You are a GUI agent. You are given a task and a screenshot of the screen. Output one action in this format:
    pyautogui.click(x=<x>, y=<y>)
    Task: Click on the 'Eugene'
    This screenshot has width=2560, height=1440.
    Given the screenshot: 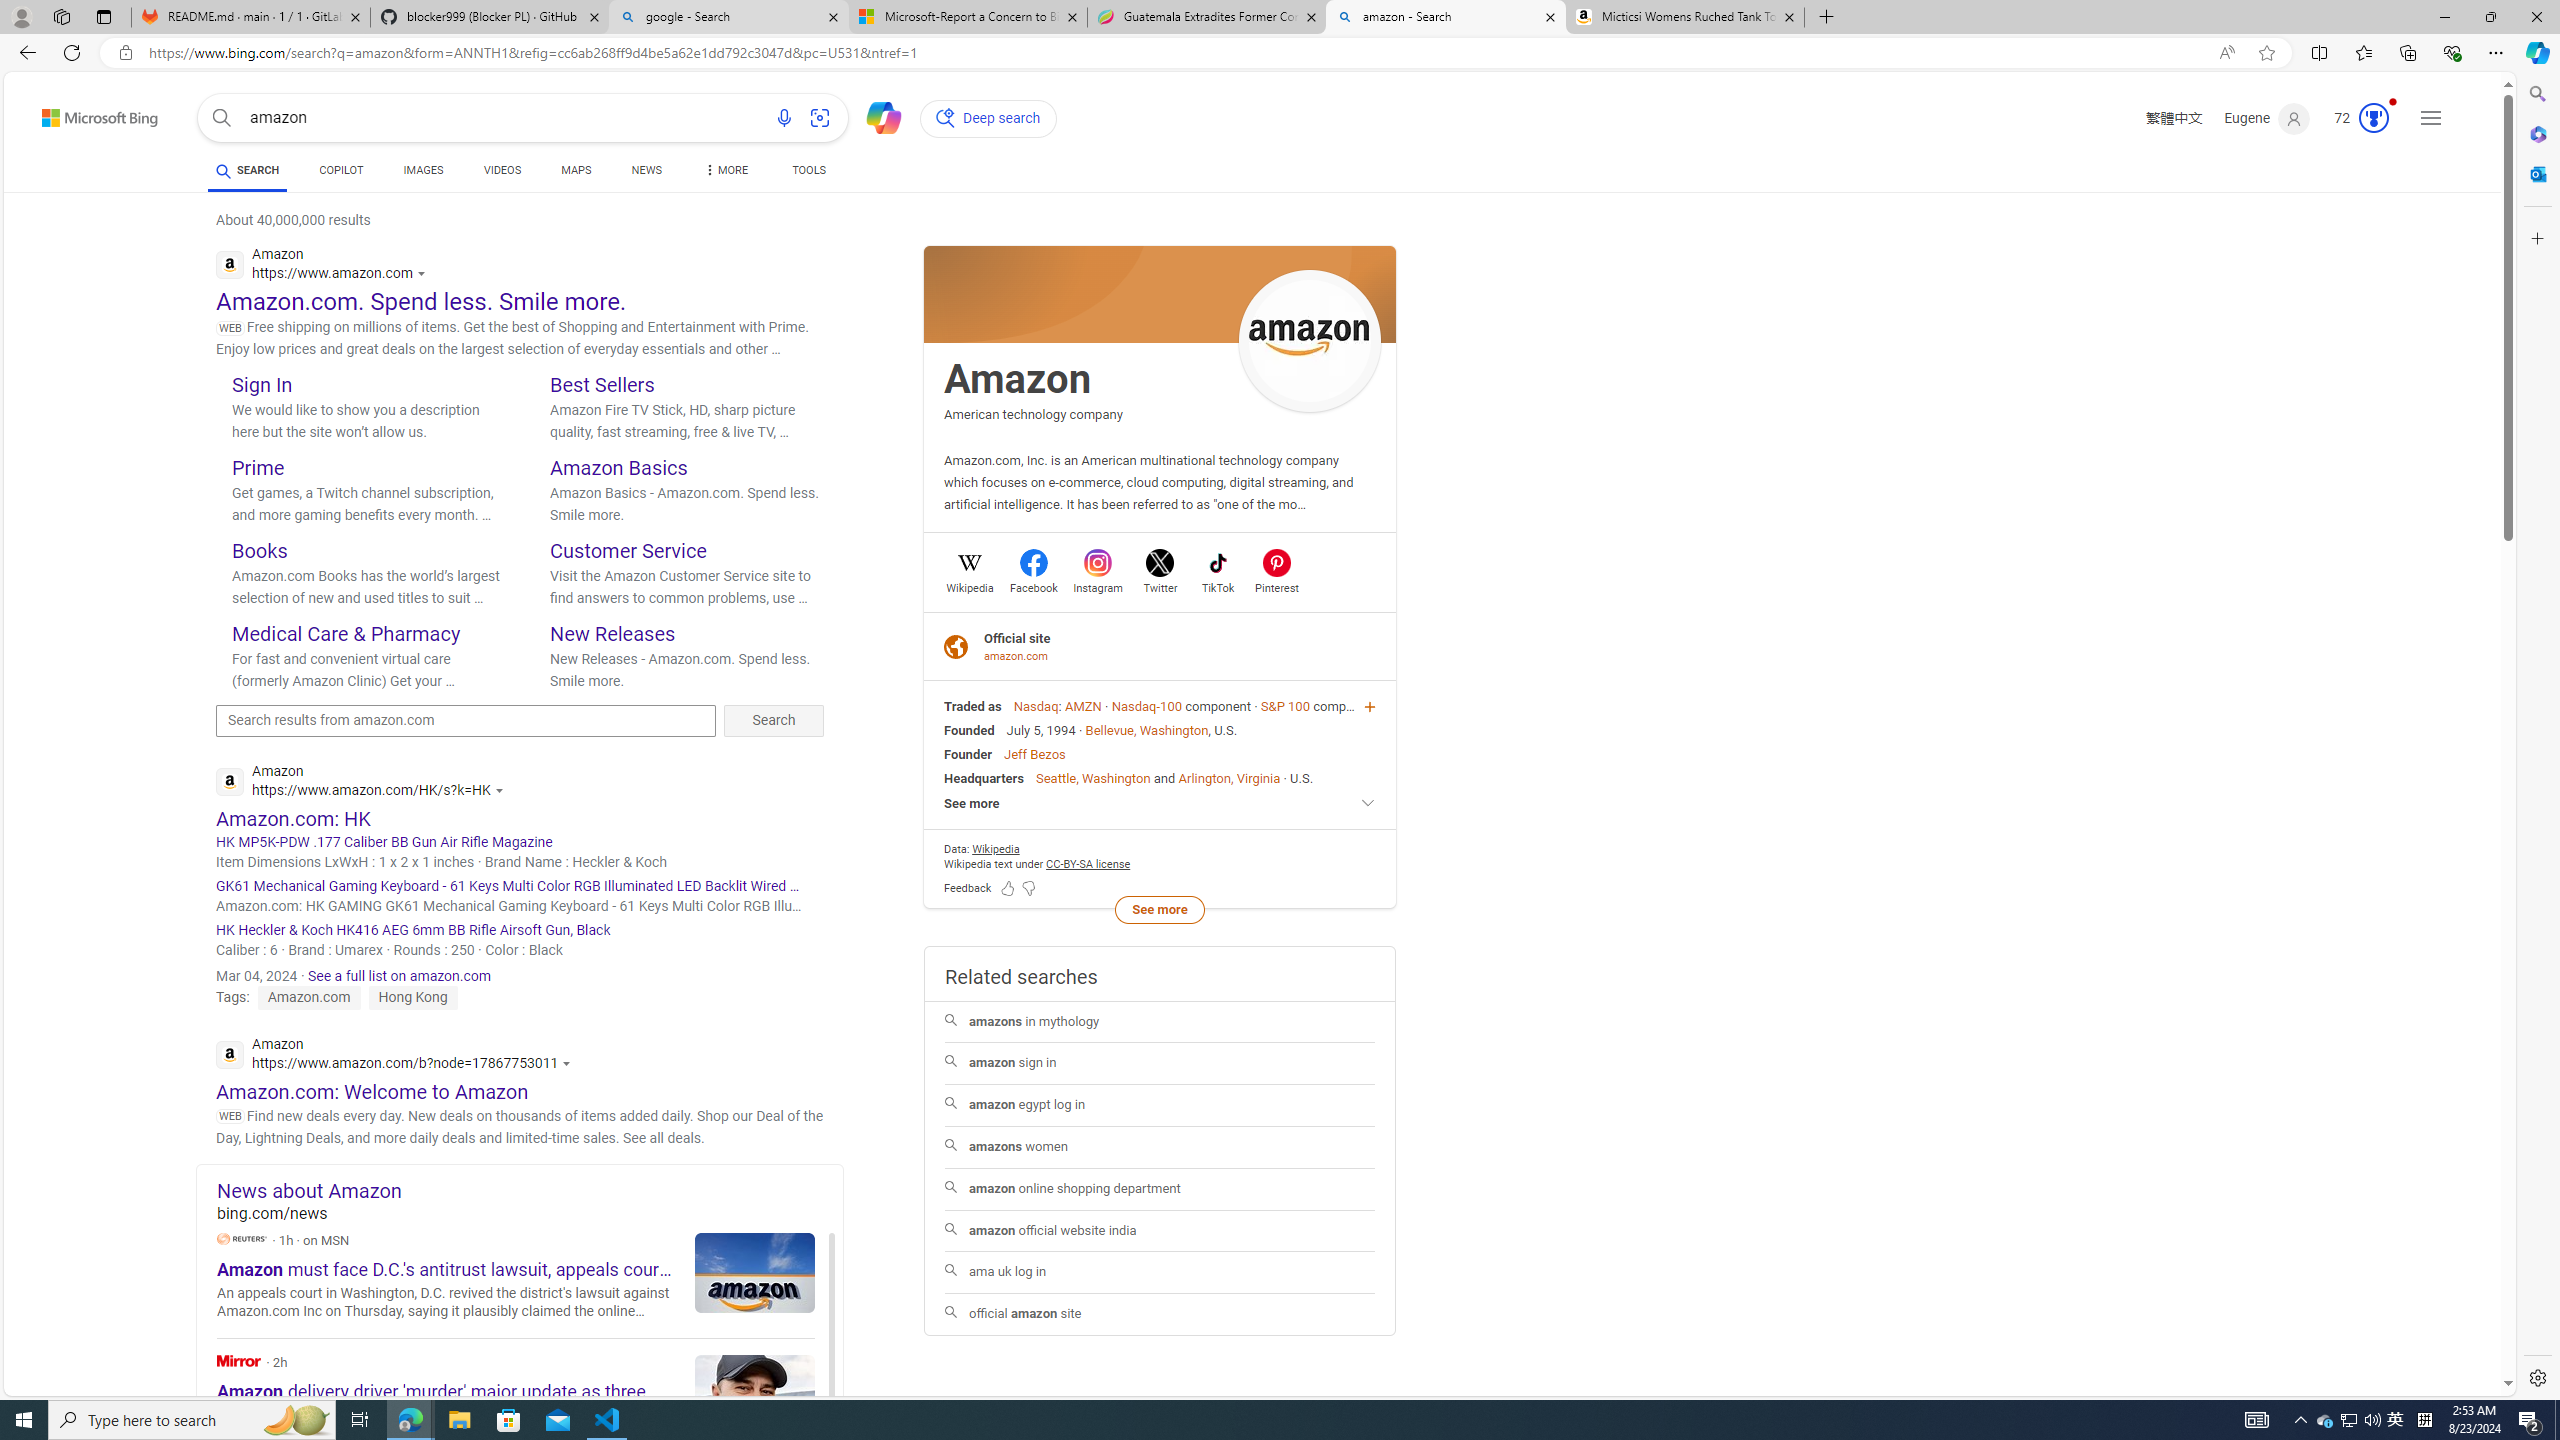 What is the action you would take?
    pyautogui.click(x=2267, y=118)
    